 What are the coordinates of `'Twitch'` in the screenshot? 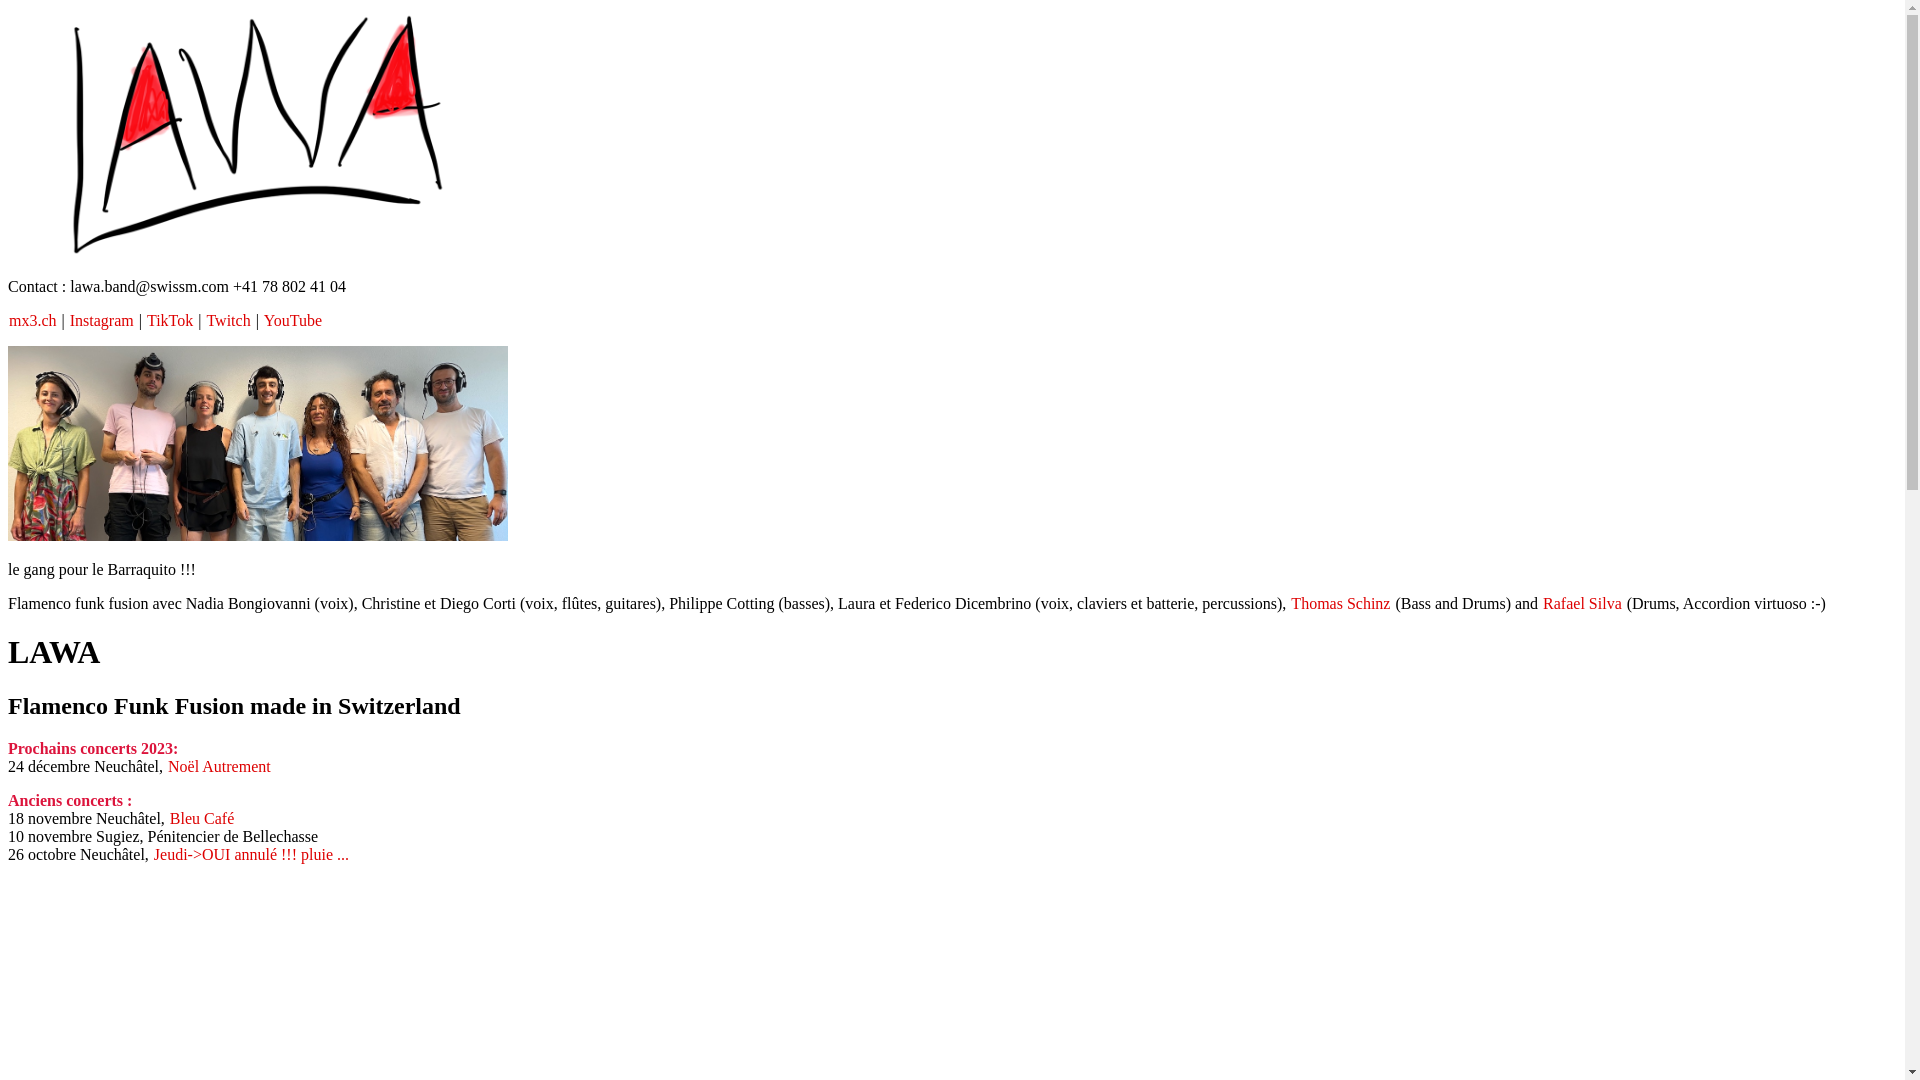 It's located at (227, 318).